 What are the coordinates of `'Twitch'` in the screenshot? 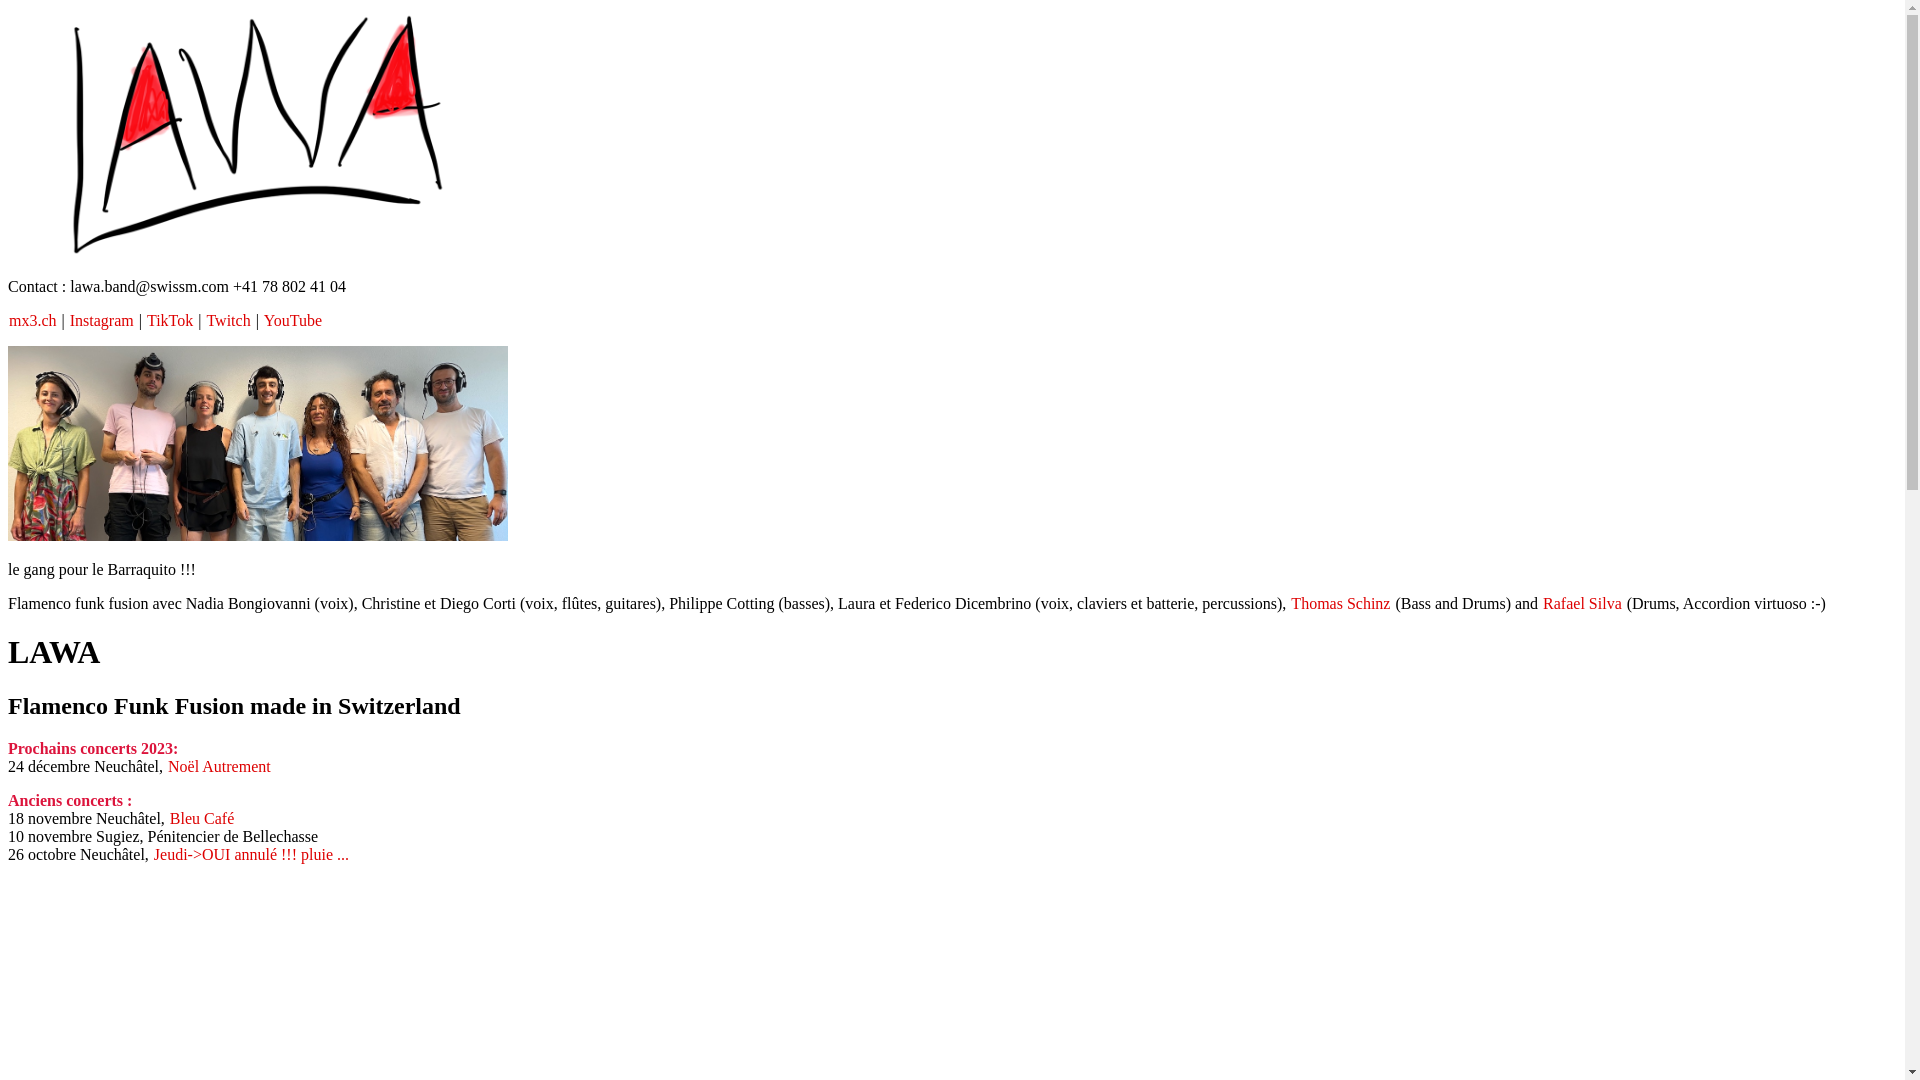 It's located at (227, 318).